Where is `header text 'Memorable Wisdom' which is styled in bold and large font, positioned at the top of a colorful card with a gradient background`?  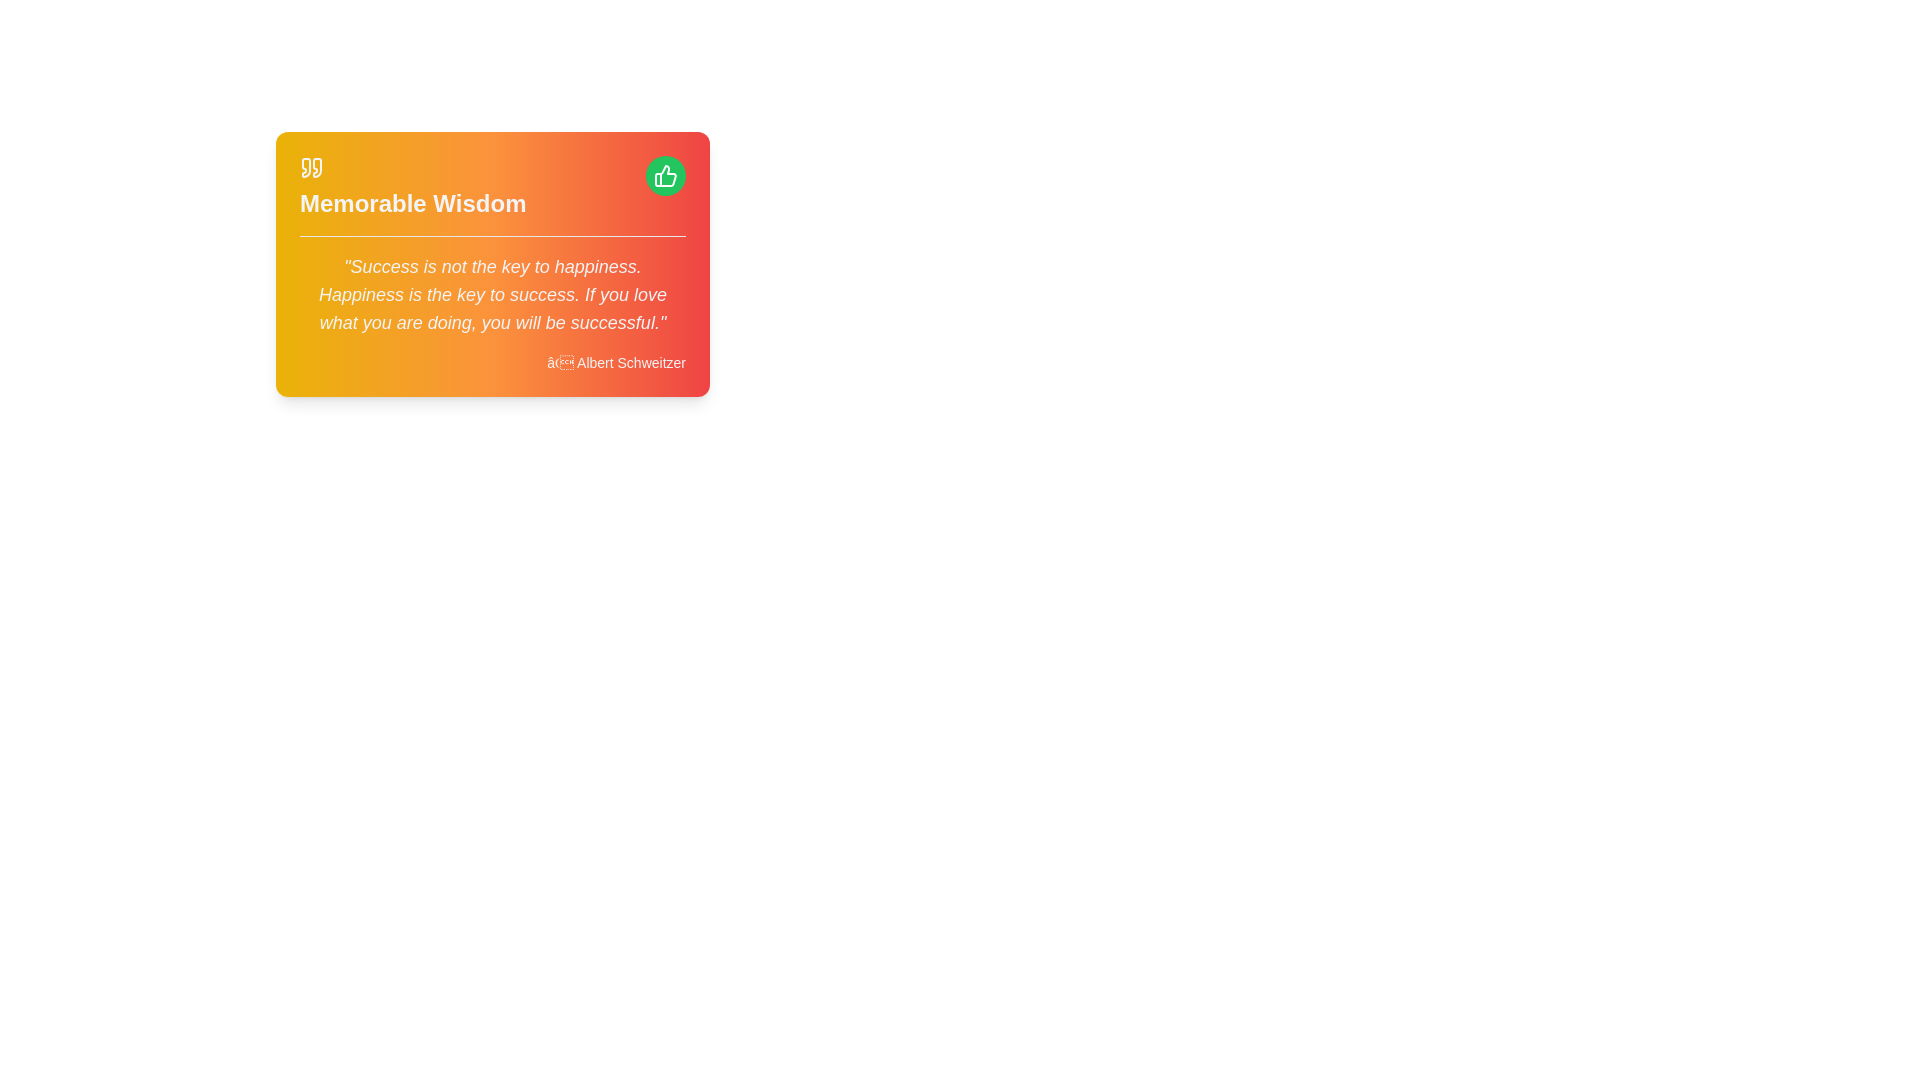
header text 'Memorable Wisdom' which is styled in bold and large font, positioned at the top of a colorful card with a gradient background is located at coordinates (493, 196).